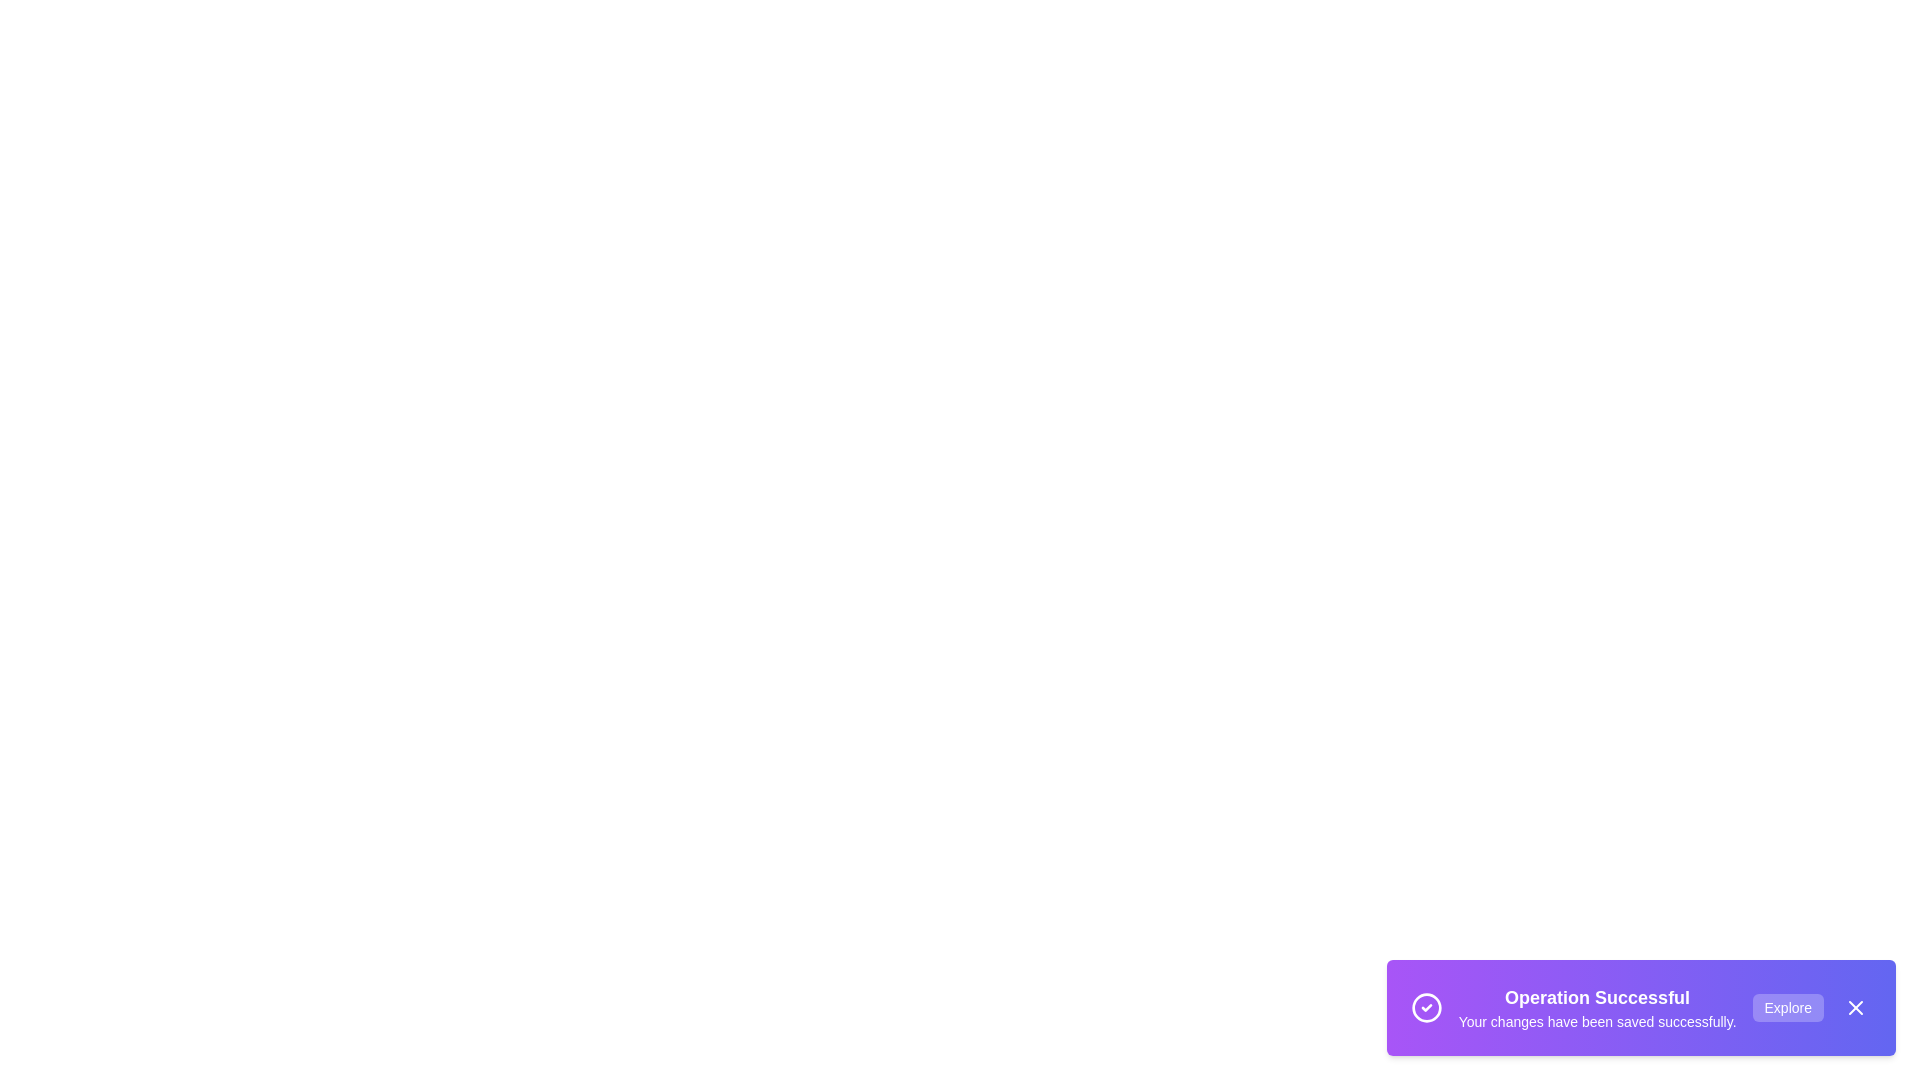 The image size is (1920, 1080). Describe the element at coordinates (1596, 1007) in the screenshot. I see `the message text area to read the information displayed` at that location.